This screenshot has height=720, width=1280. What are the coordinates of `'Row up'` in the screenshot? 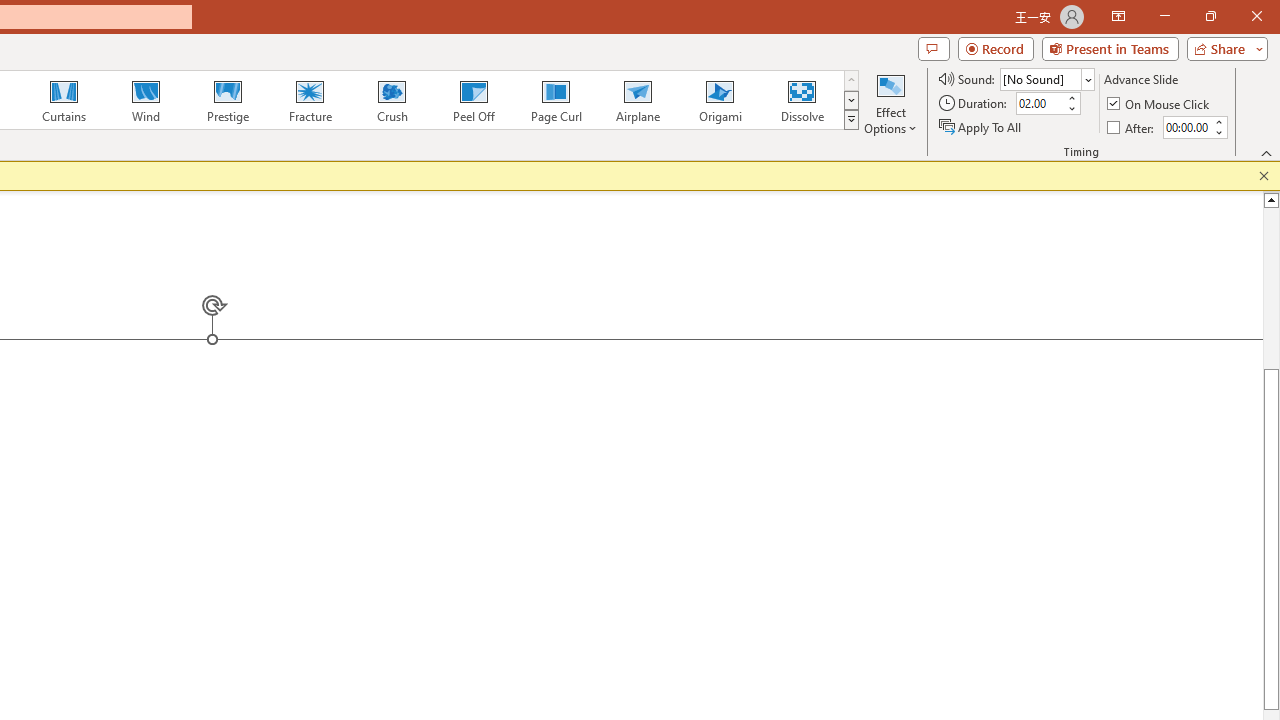 It's located at (851, 79).